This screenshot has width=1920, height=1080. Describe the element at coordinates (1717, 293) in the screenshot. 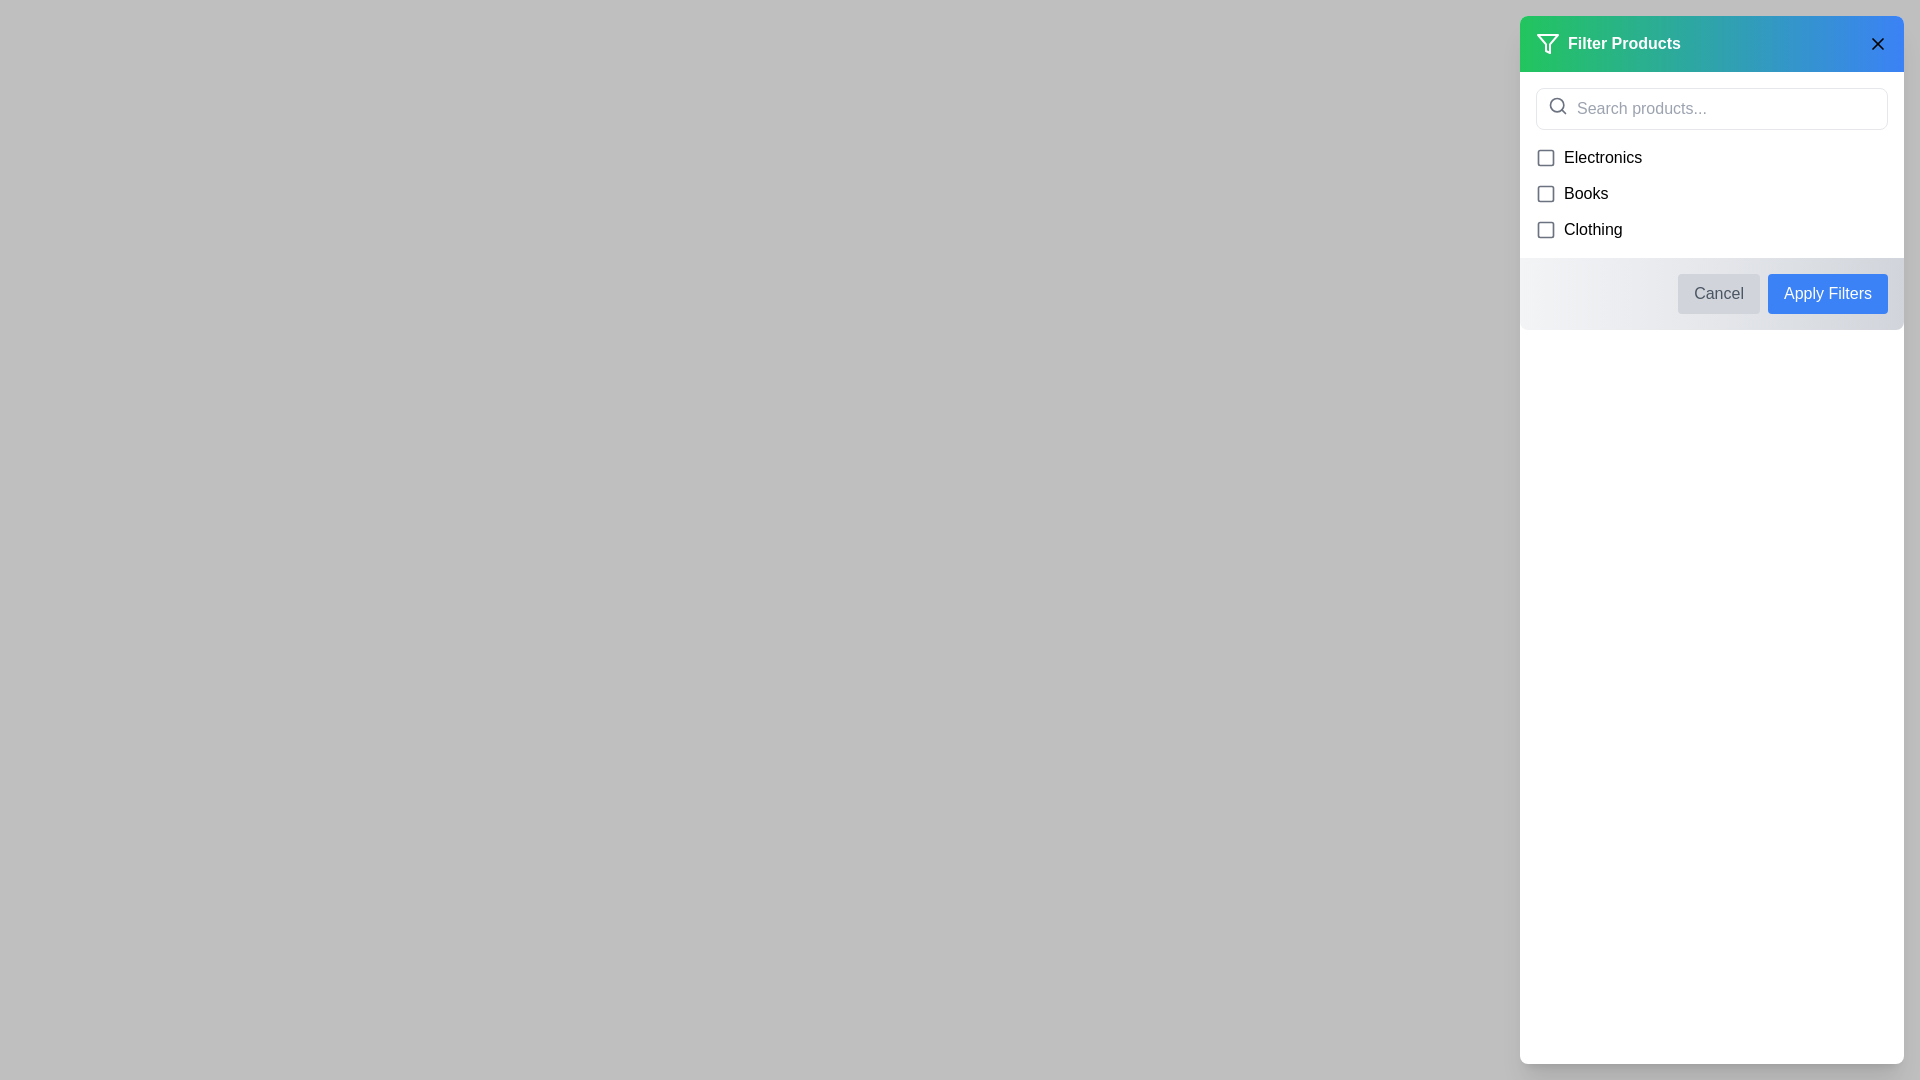

I see `the 'Cancel' button` at that location.